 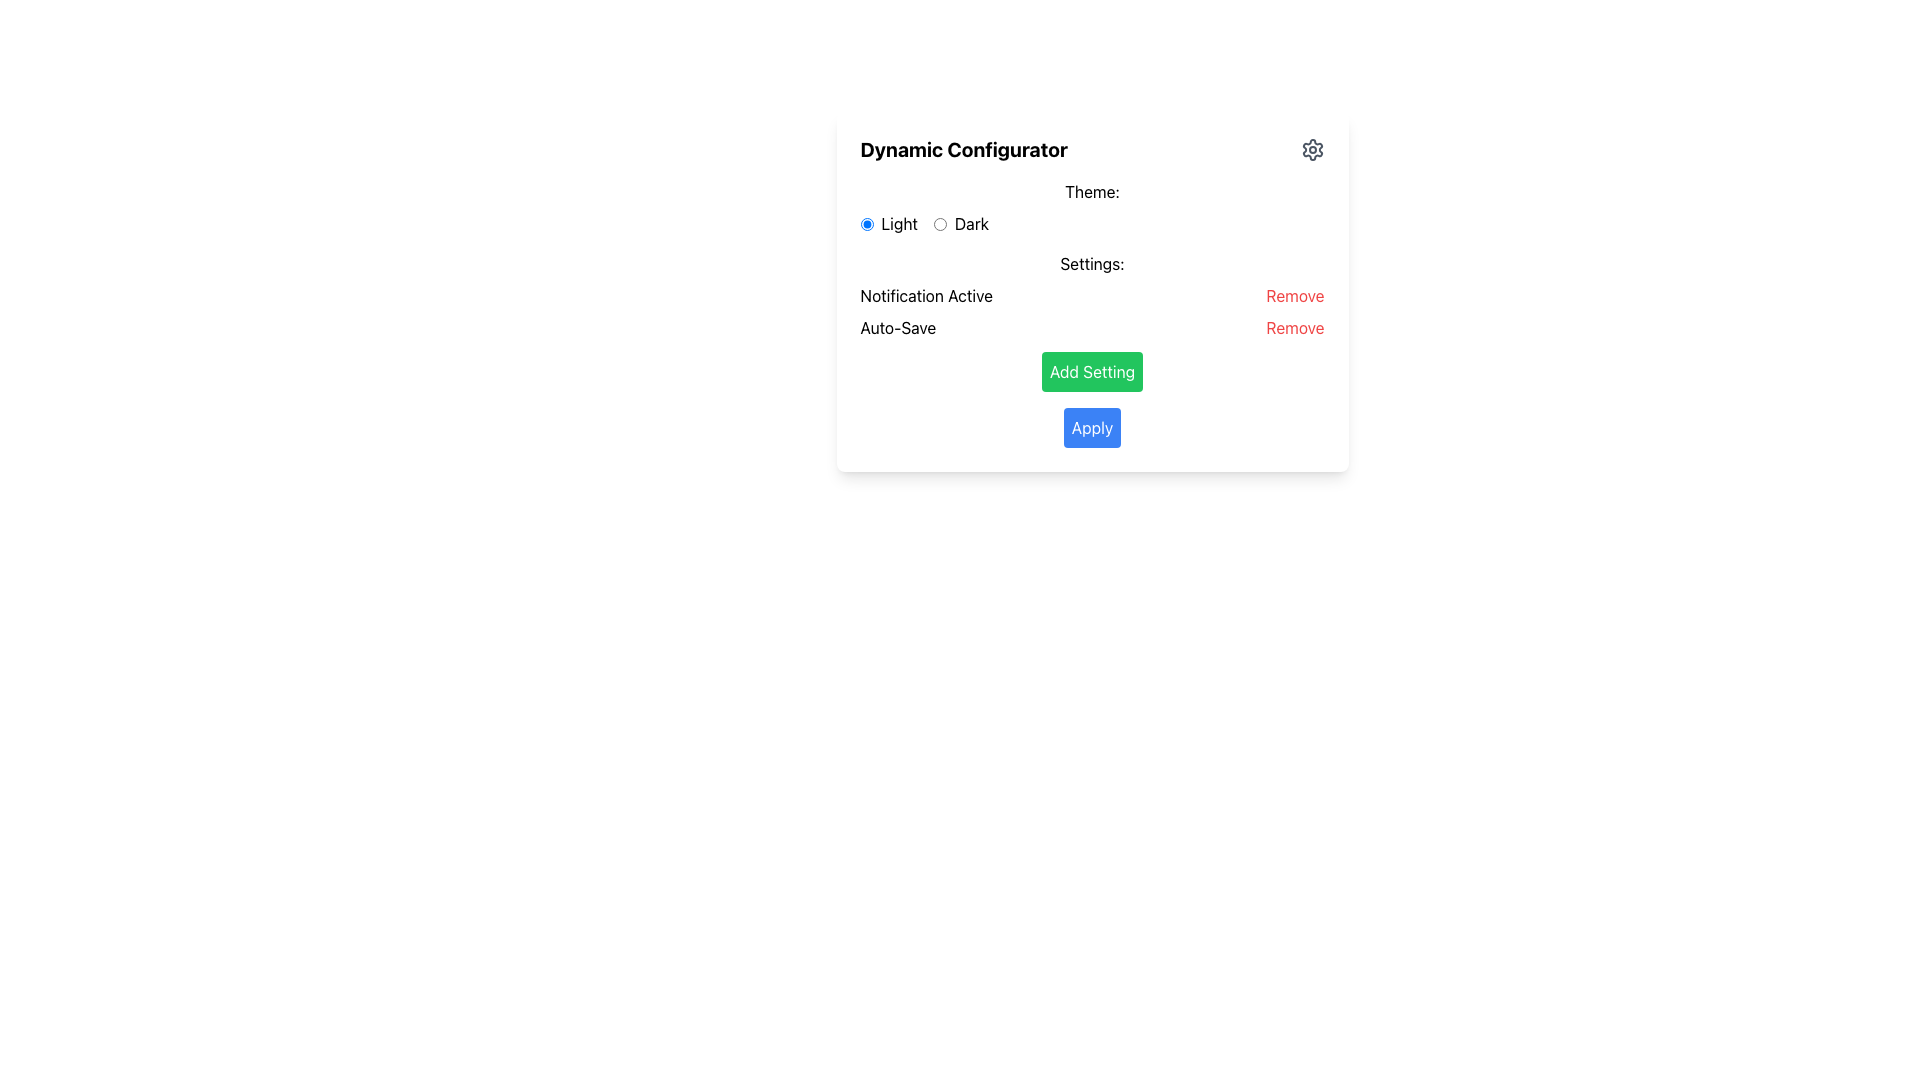 What do you see at coordinates (867, 223) in the screenshot?
I see `the 'Light' theme radio button located in the 'Theme' section of the interface` at bounding box center [867, 223].